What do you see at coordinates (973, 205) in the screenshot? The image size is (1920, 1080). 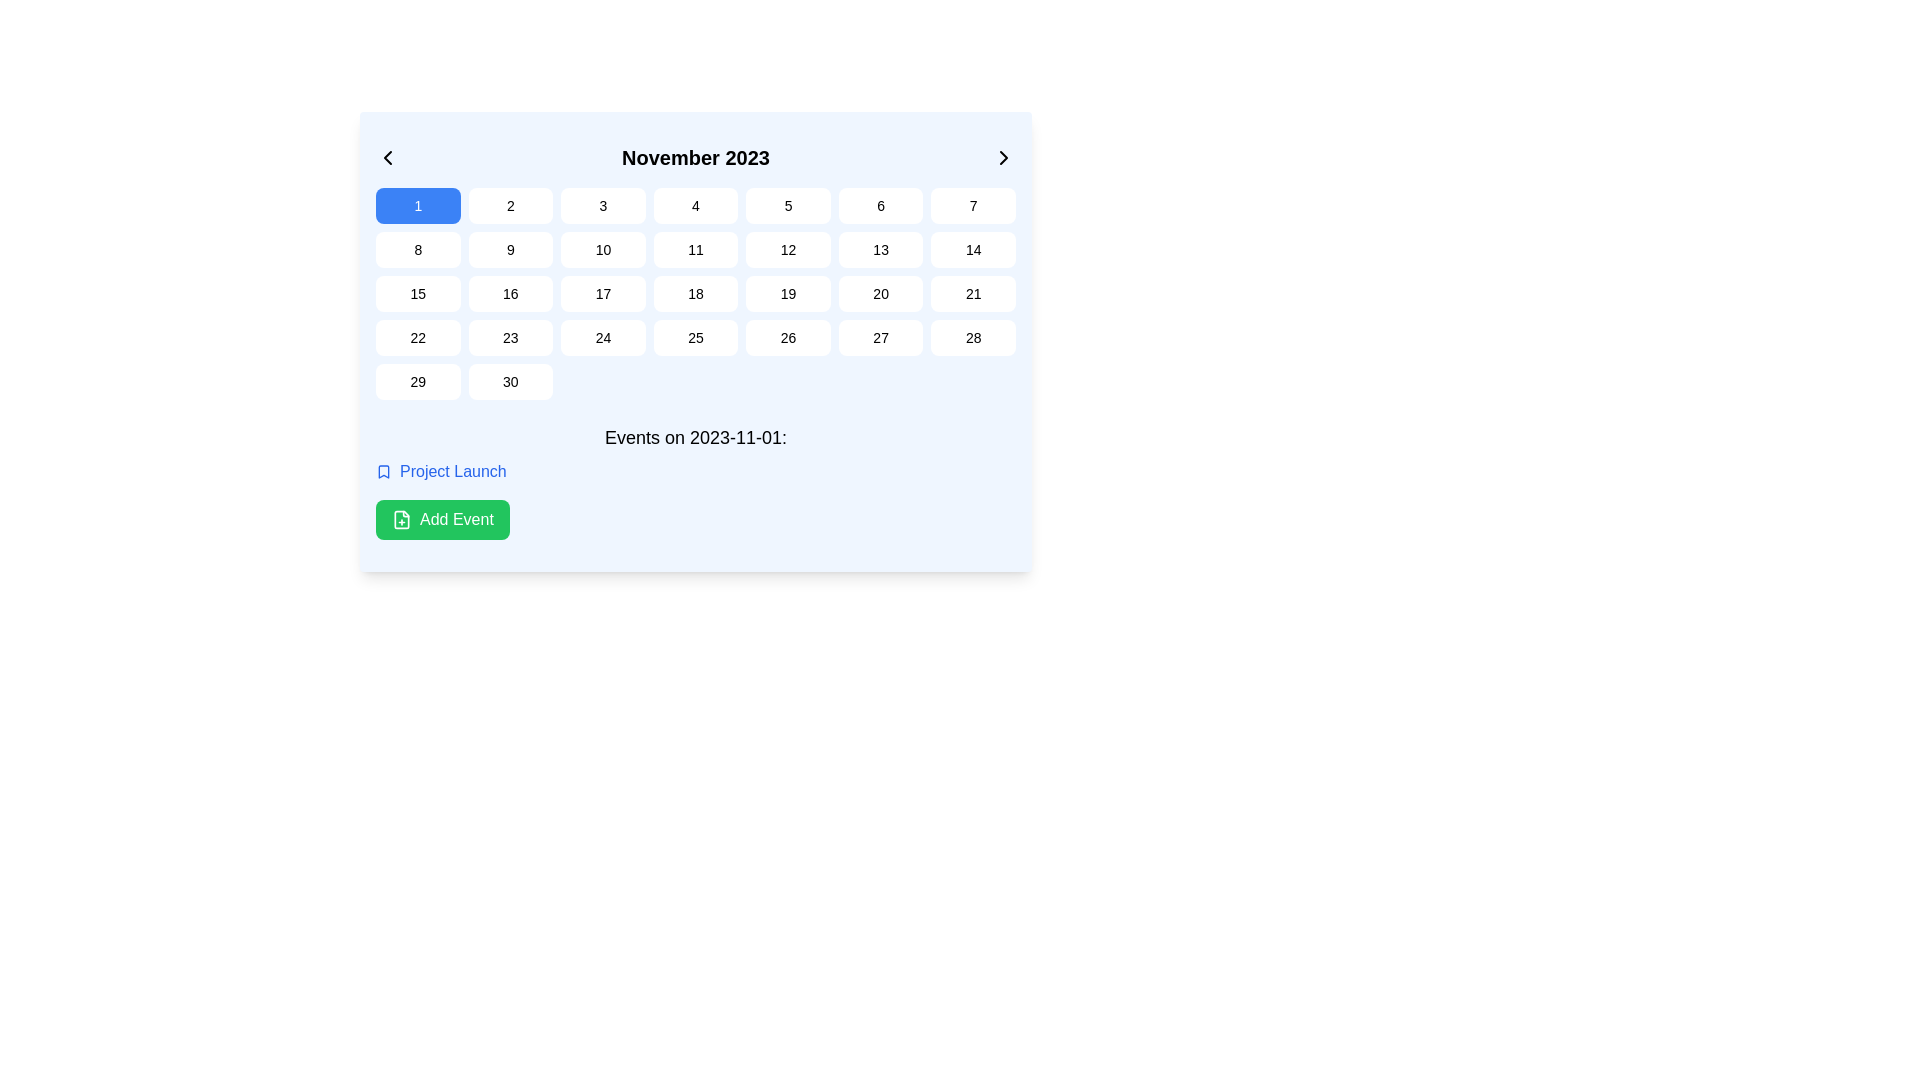 I see `the rectangular button with a rounded border displaying the number 7 in black text` at bounding box center [973, 205].